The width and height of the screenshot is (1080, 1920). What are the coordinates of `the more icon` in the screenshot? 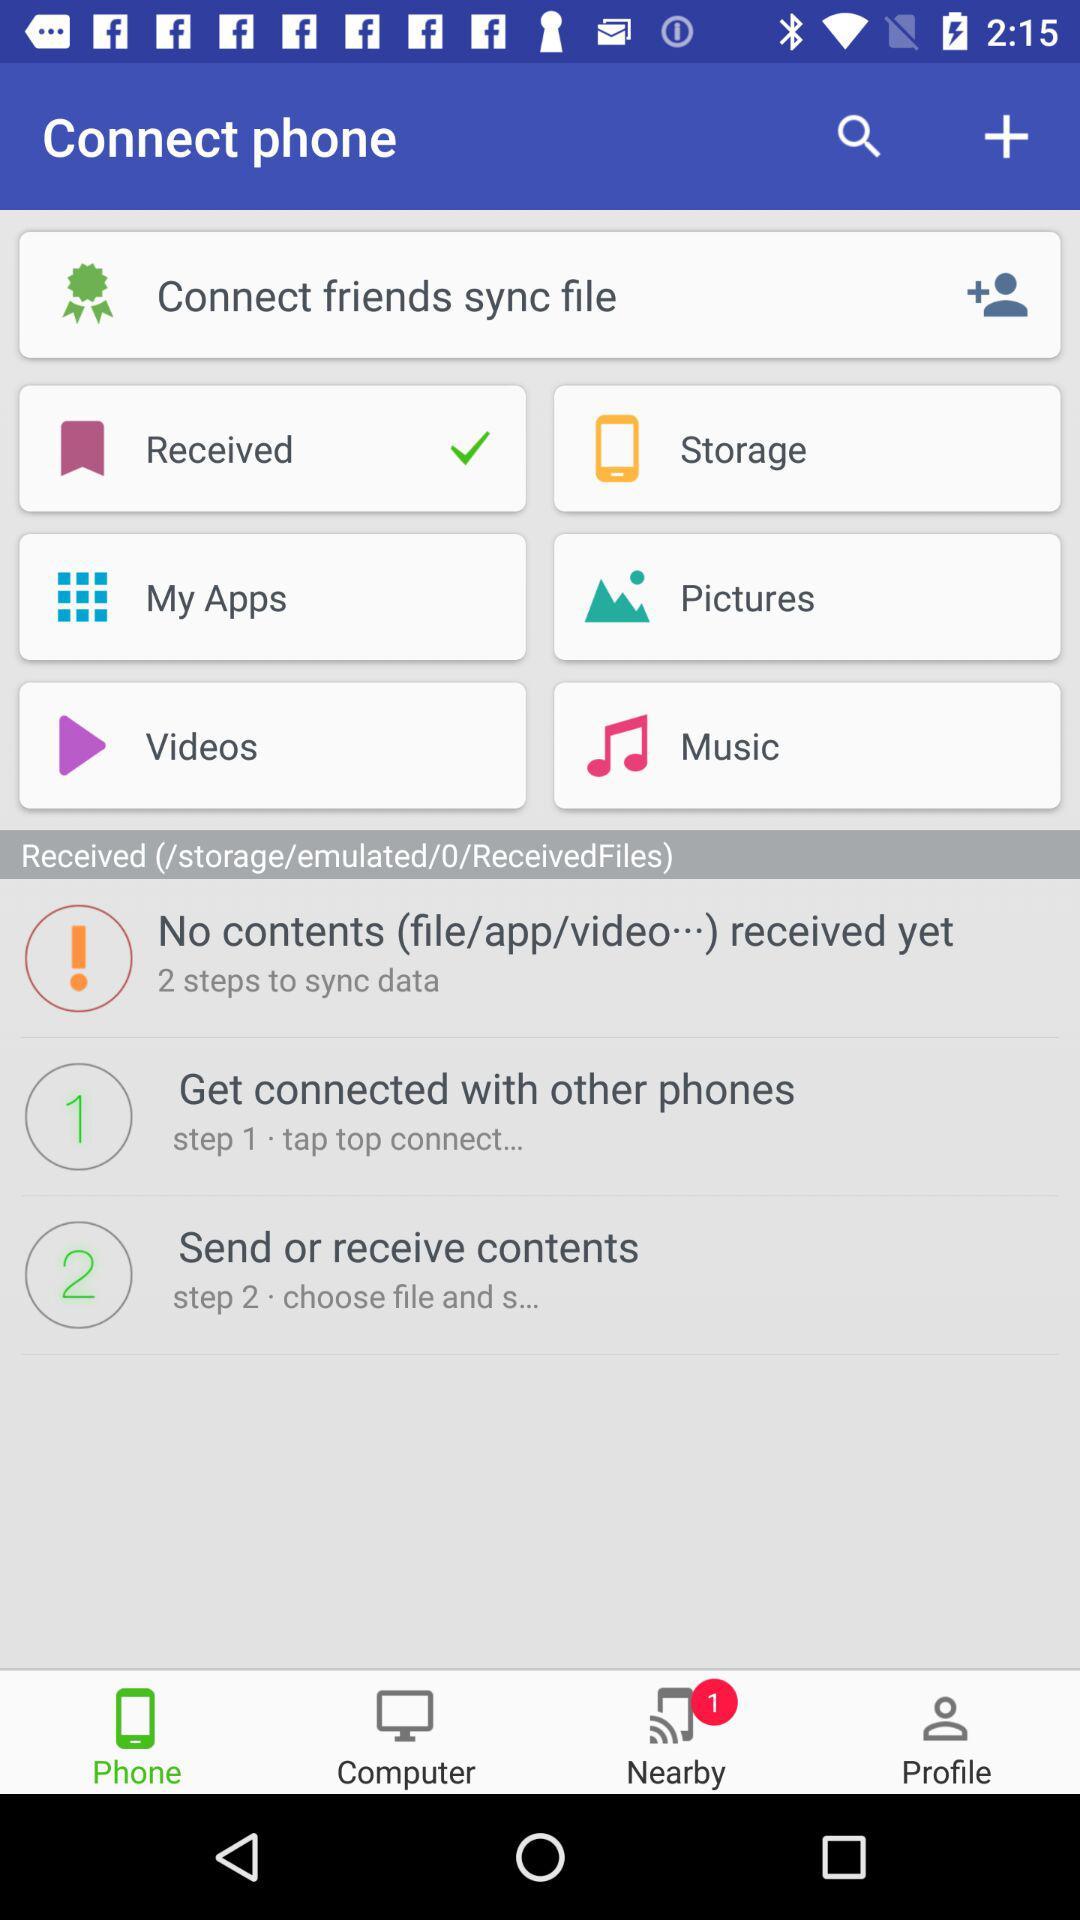 It's located at (945, 1730).